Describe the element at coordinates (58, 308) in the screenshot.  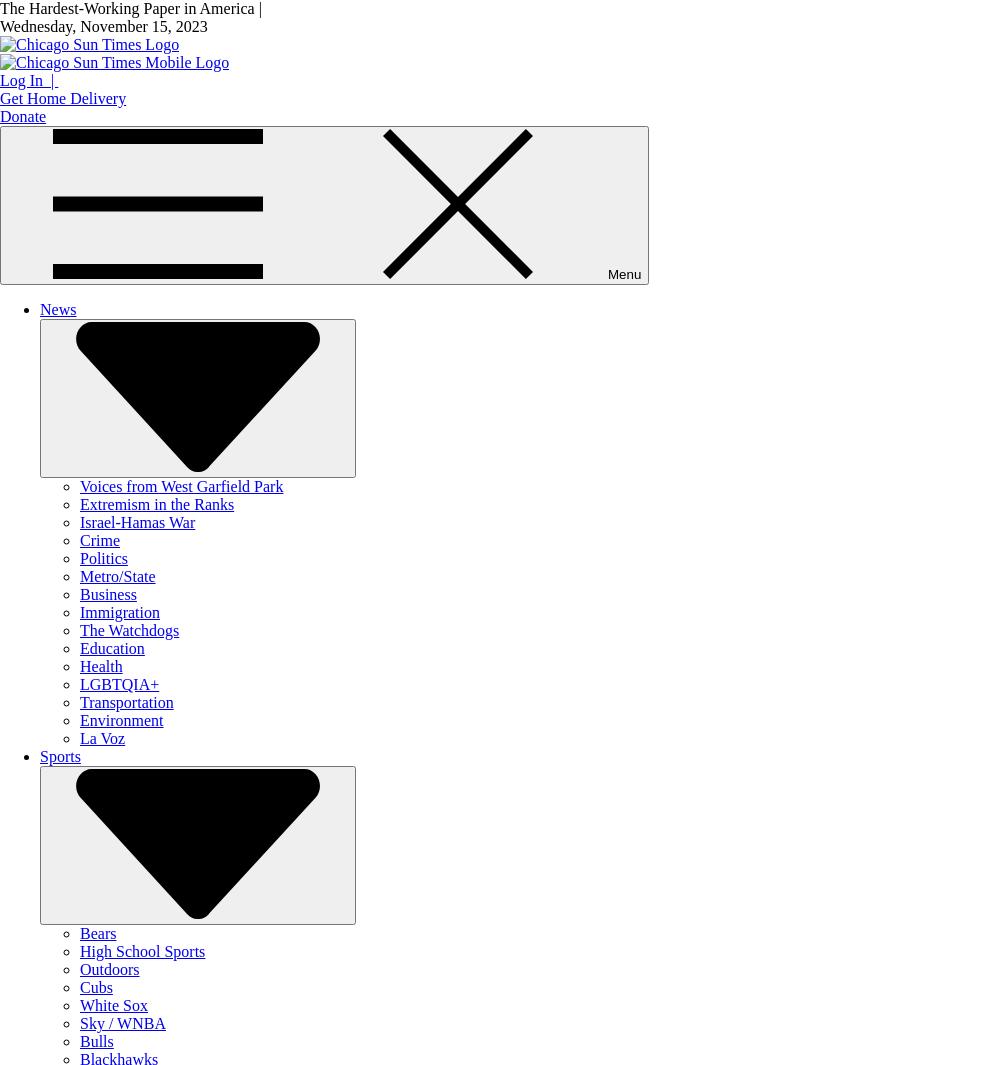
I see `'News'` at that location.